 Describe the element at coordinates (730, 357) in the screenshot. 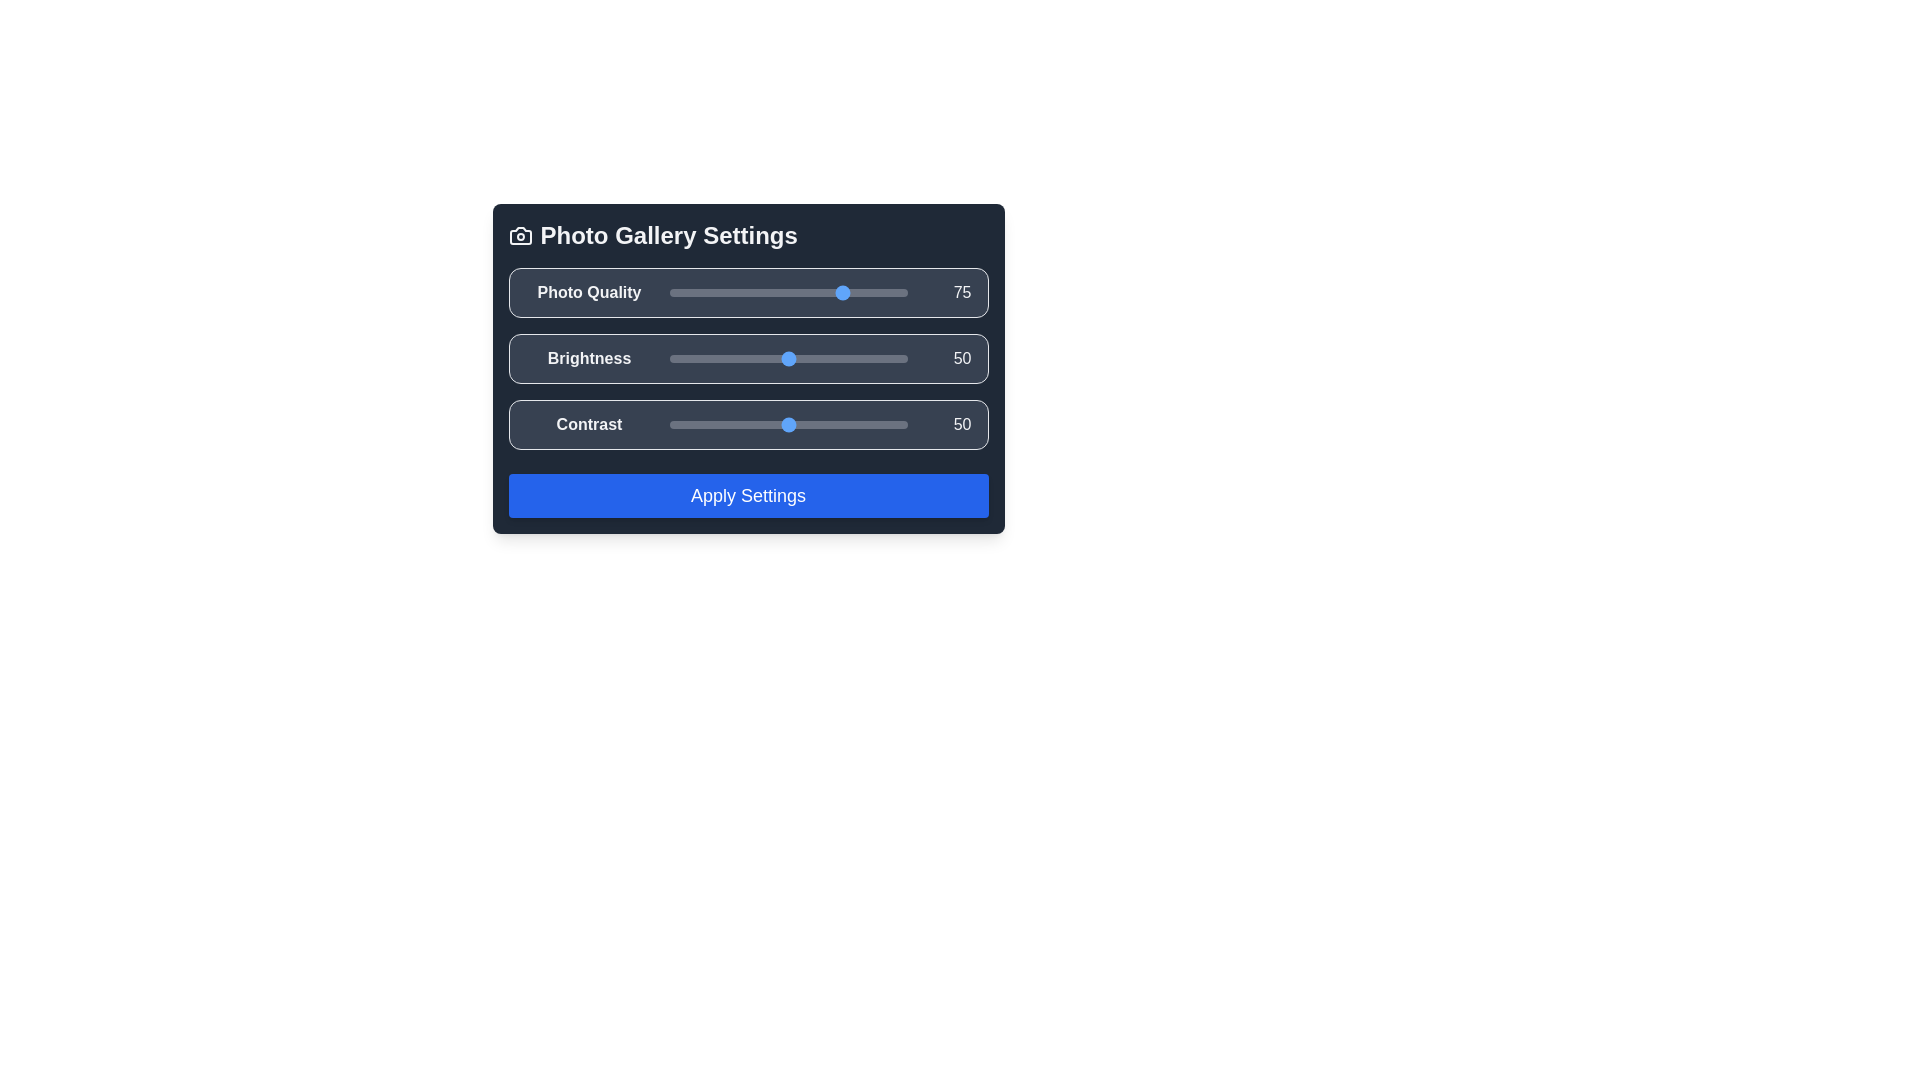

I see `the brightness level` at that location.